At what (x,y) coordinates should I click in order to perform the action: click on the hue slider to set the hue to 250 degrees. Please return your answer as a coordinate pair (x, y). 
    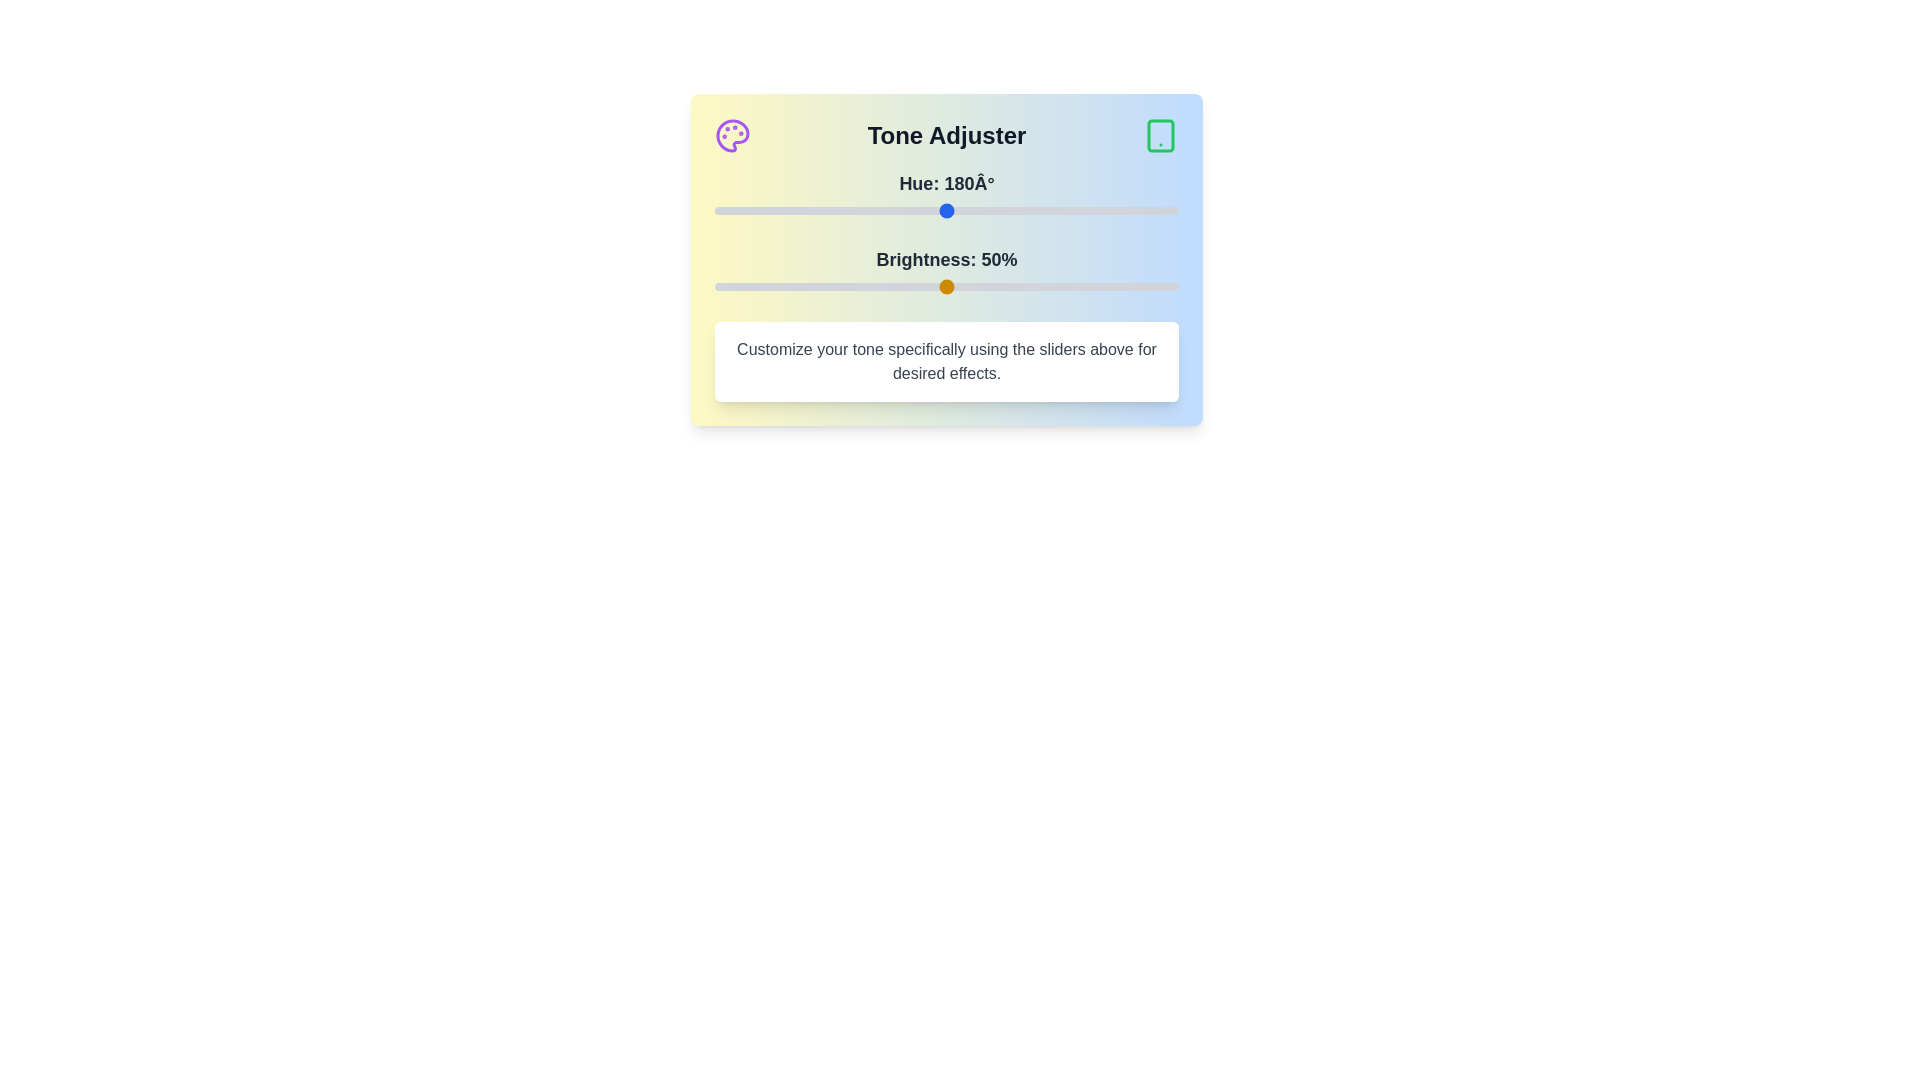
    Looking at the image, I should click on (1037, 211).